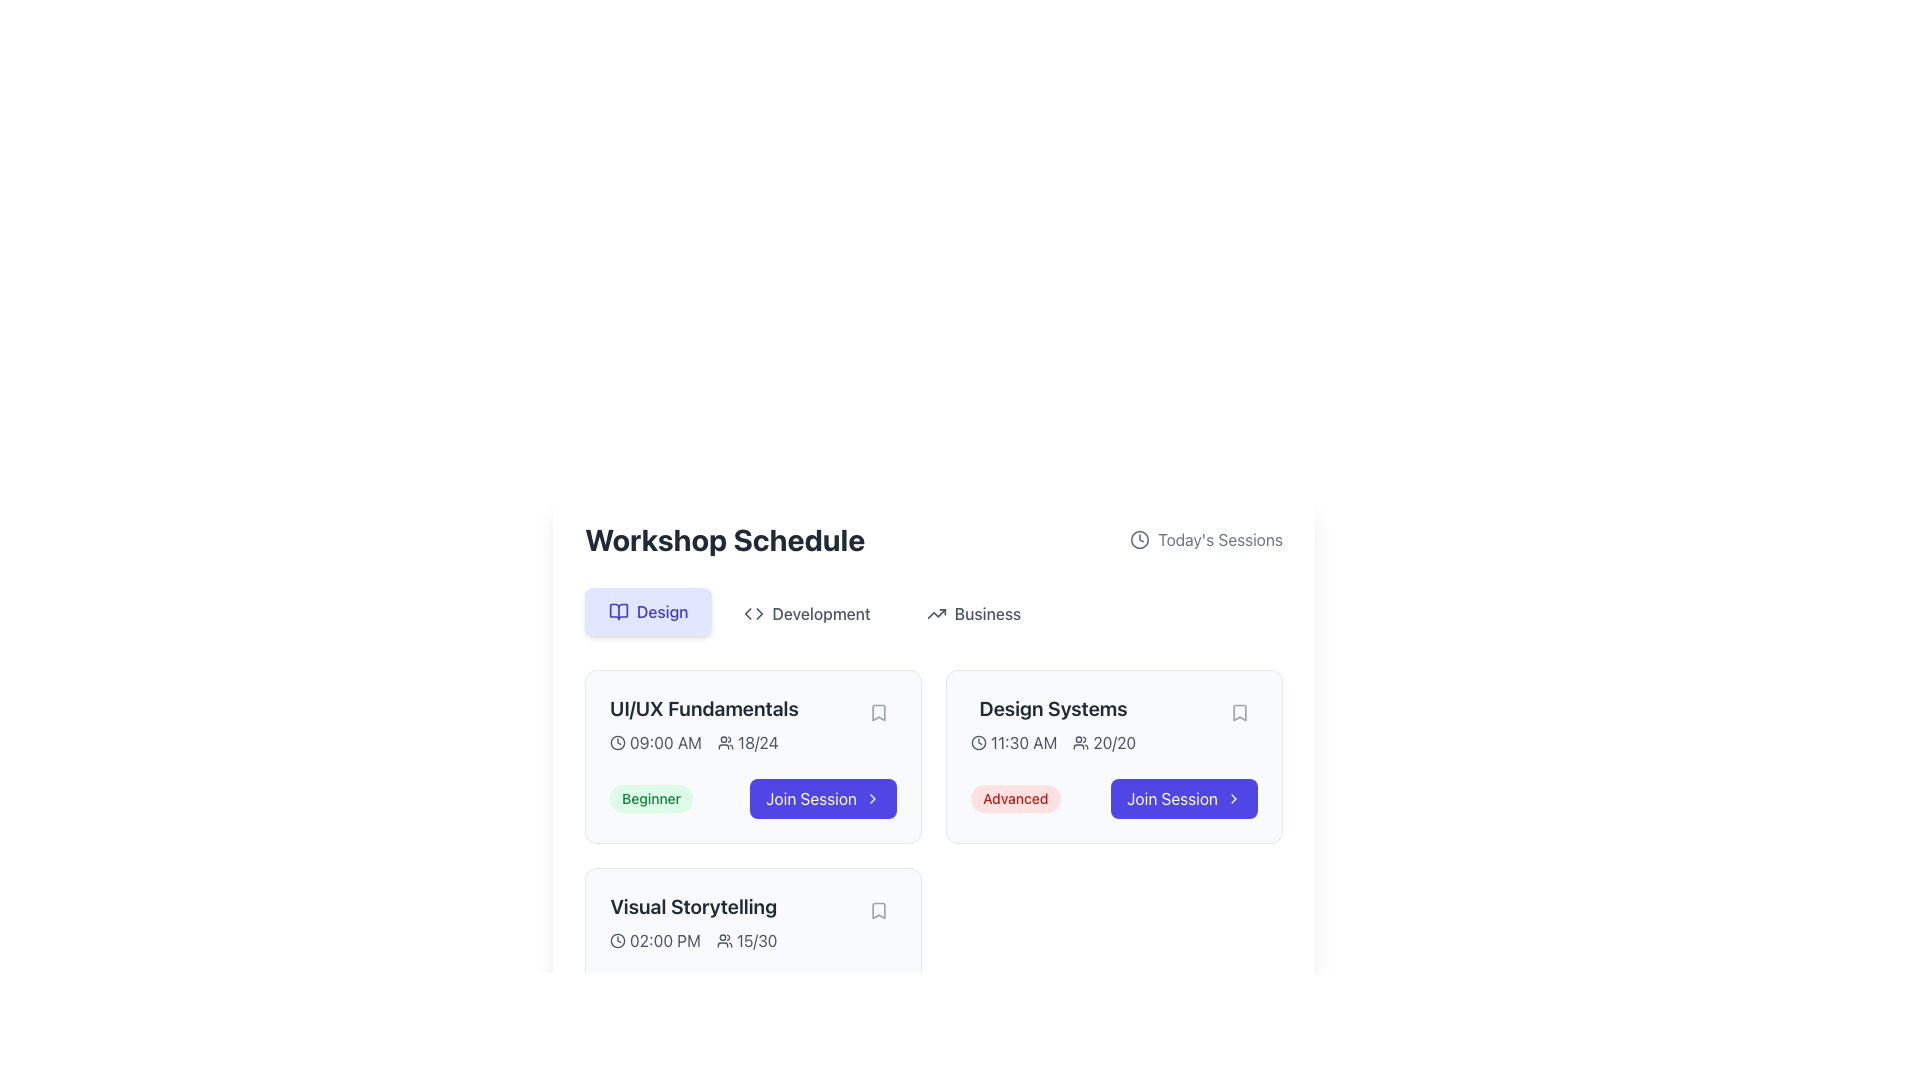 The height and width of the screenshot is (1080, 1920). I want to click on the chevron-right icon located at the far right end of the 'Join Session' button on the 'Design Systems' card, so click(873, 797).